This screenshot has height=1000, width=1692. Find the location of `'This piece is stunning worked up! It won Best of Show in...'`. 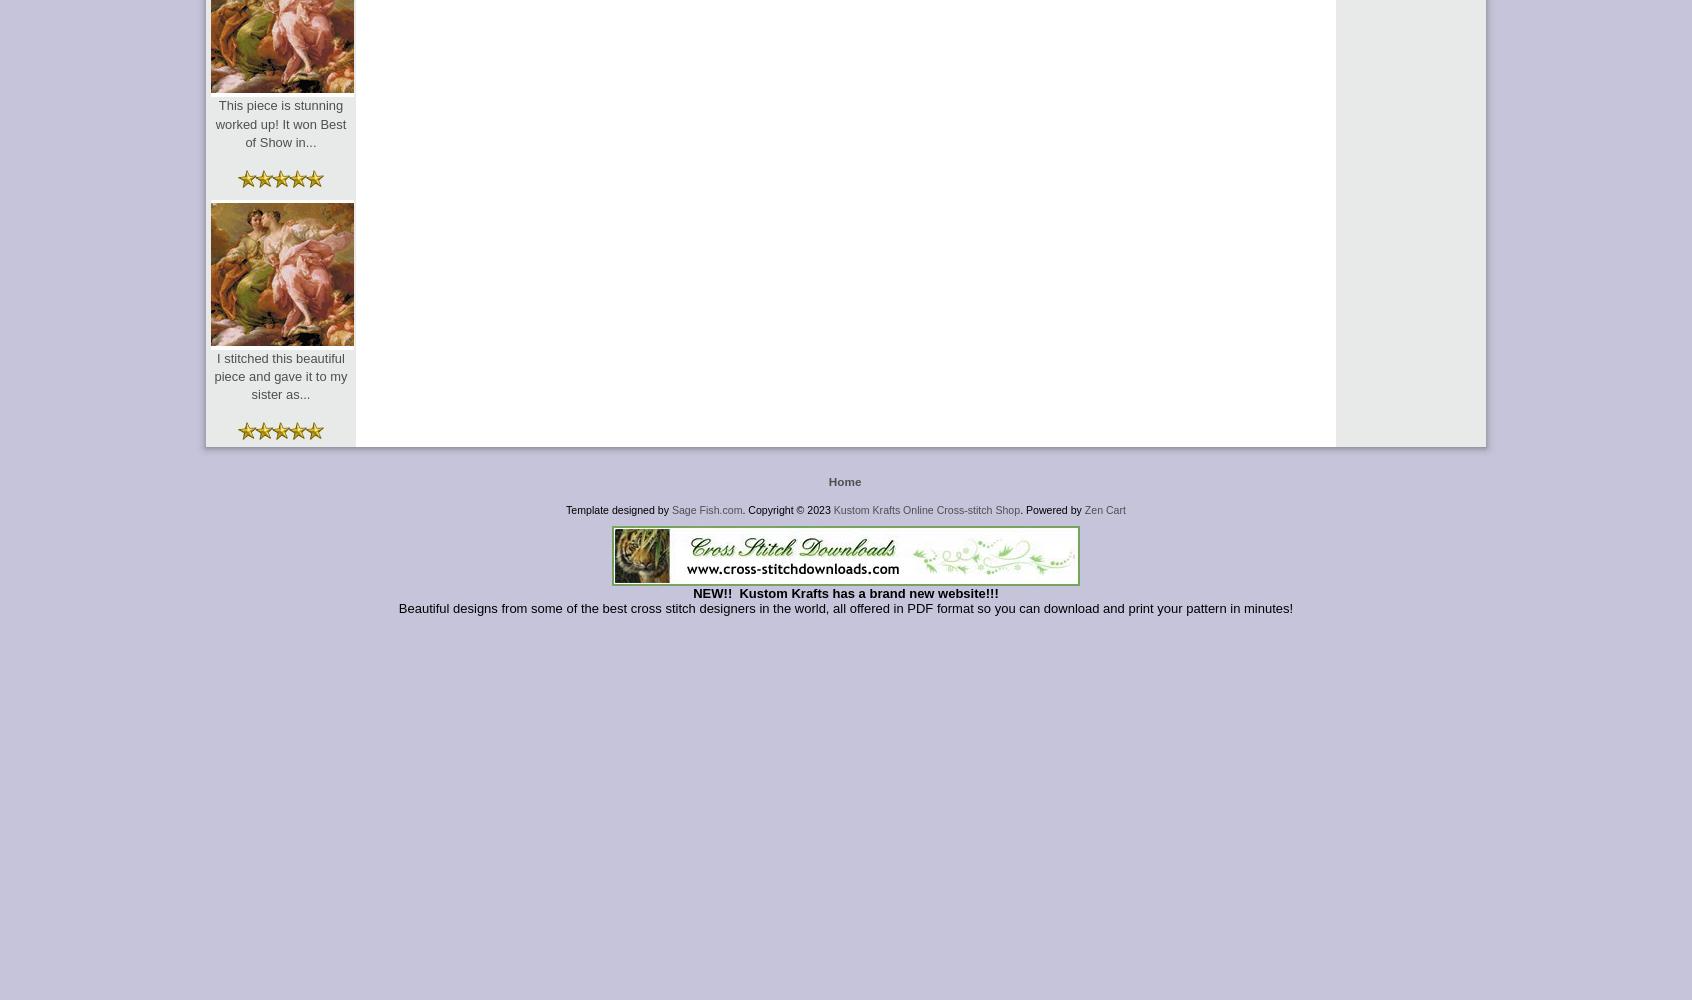

'This piece is stunning worked up! It won Best of Show in...' is located at coordinates (280, 122).